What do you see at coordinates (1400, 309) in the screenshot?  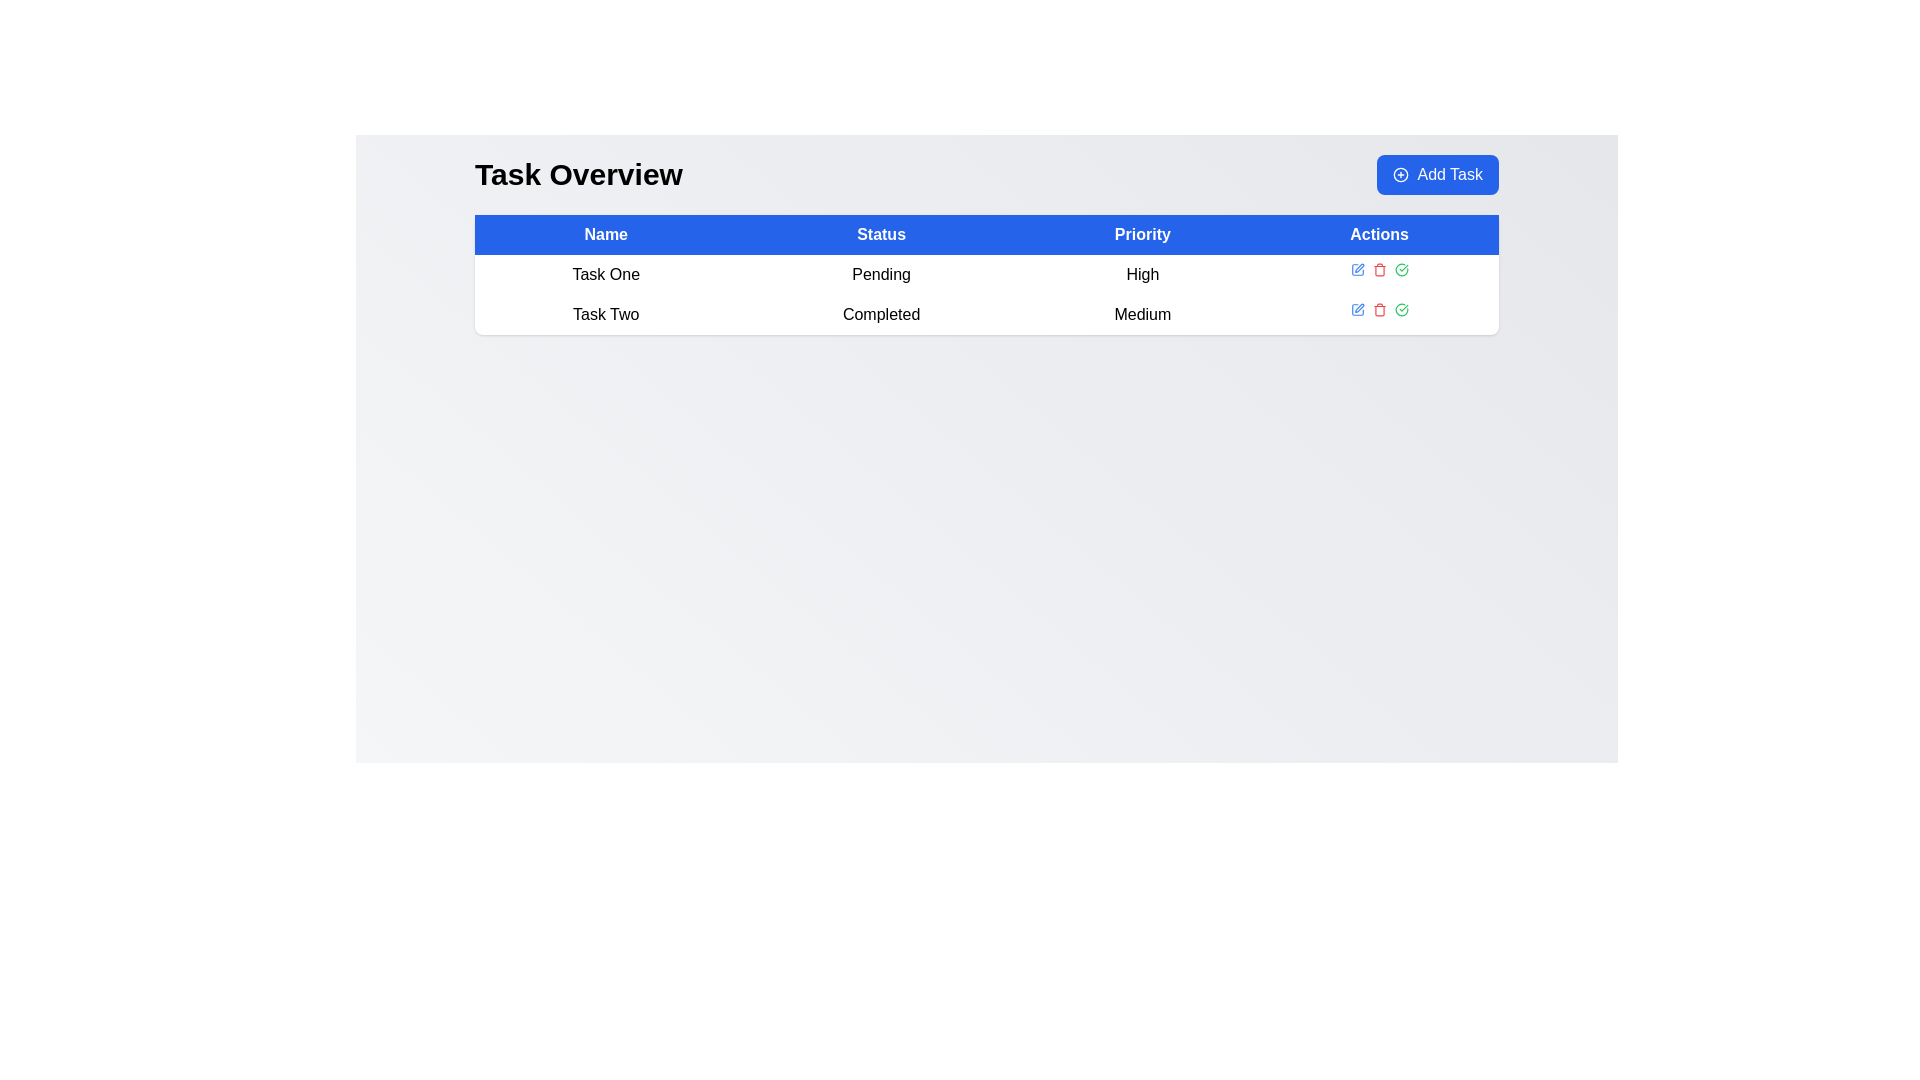 I see `the green circular check mark icon located at the rightmost side of the 'Actions' column in the second data row of the table to confirm the action` at bounding box center [1400, 309].